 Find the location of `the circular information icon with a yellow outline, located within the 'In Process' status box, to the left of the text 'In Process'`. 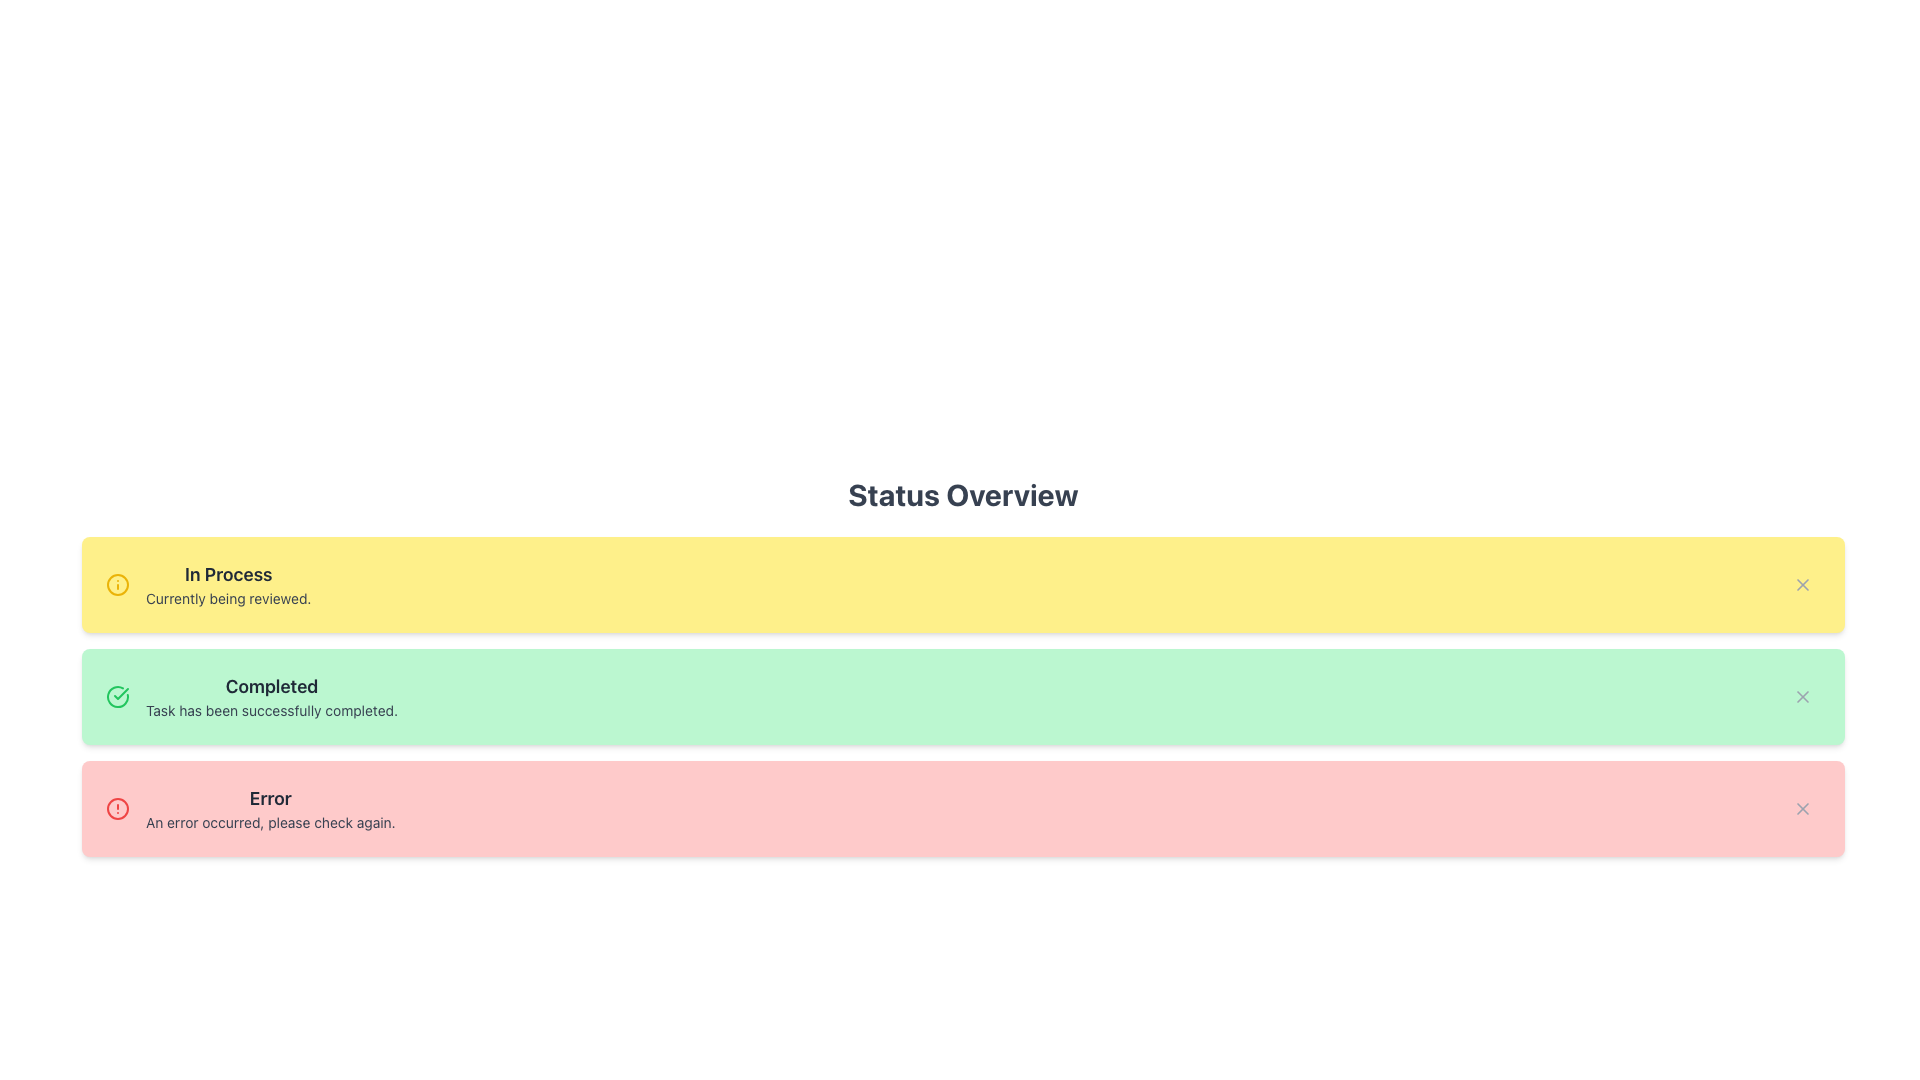

the circular information icon with a yellow outline, located within the 'In Process' status box, to the left of the text 'In Process' is located at coordinates (117, 585).